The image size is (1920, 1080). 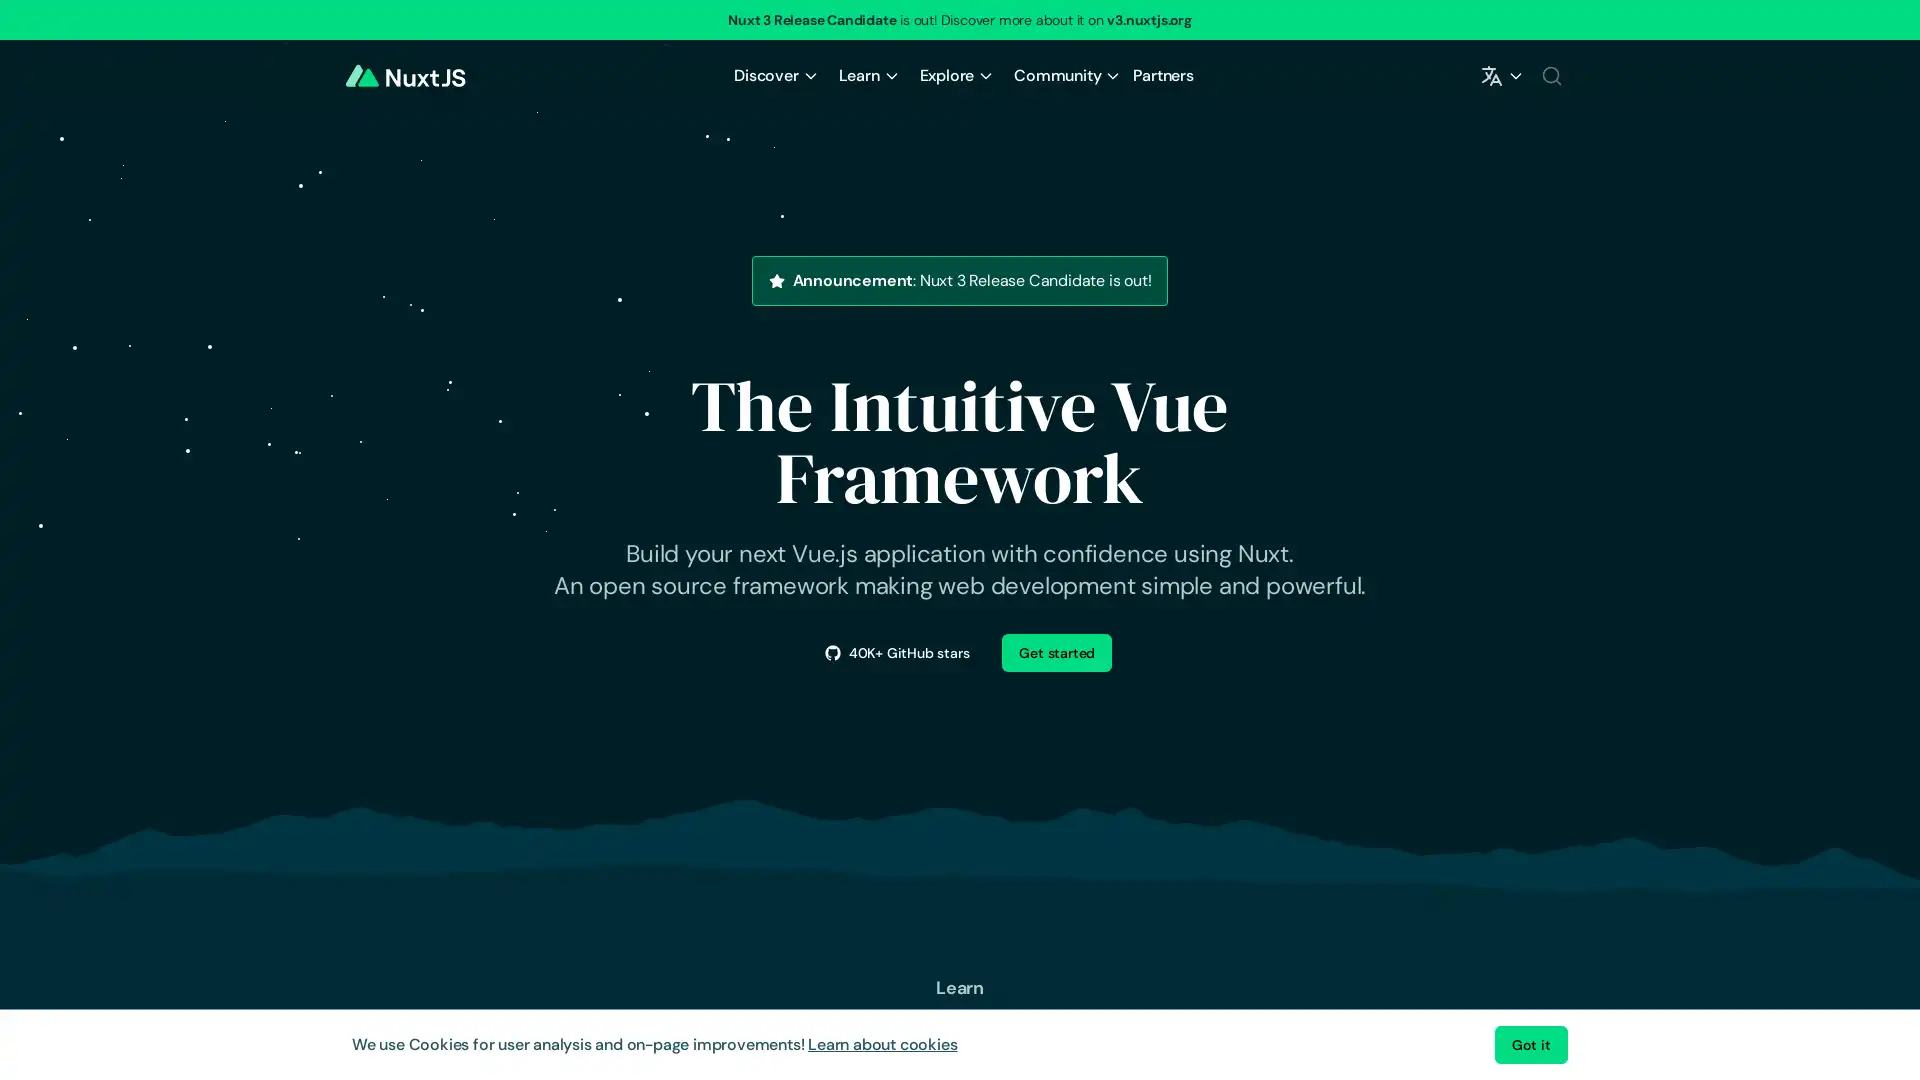 I want to click on Search, so click(x=1550, y=75).